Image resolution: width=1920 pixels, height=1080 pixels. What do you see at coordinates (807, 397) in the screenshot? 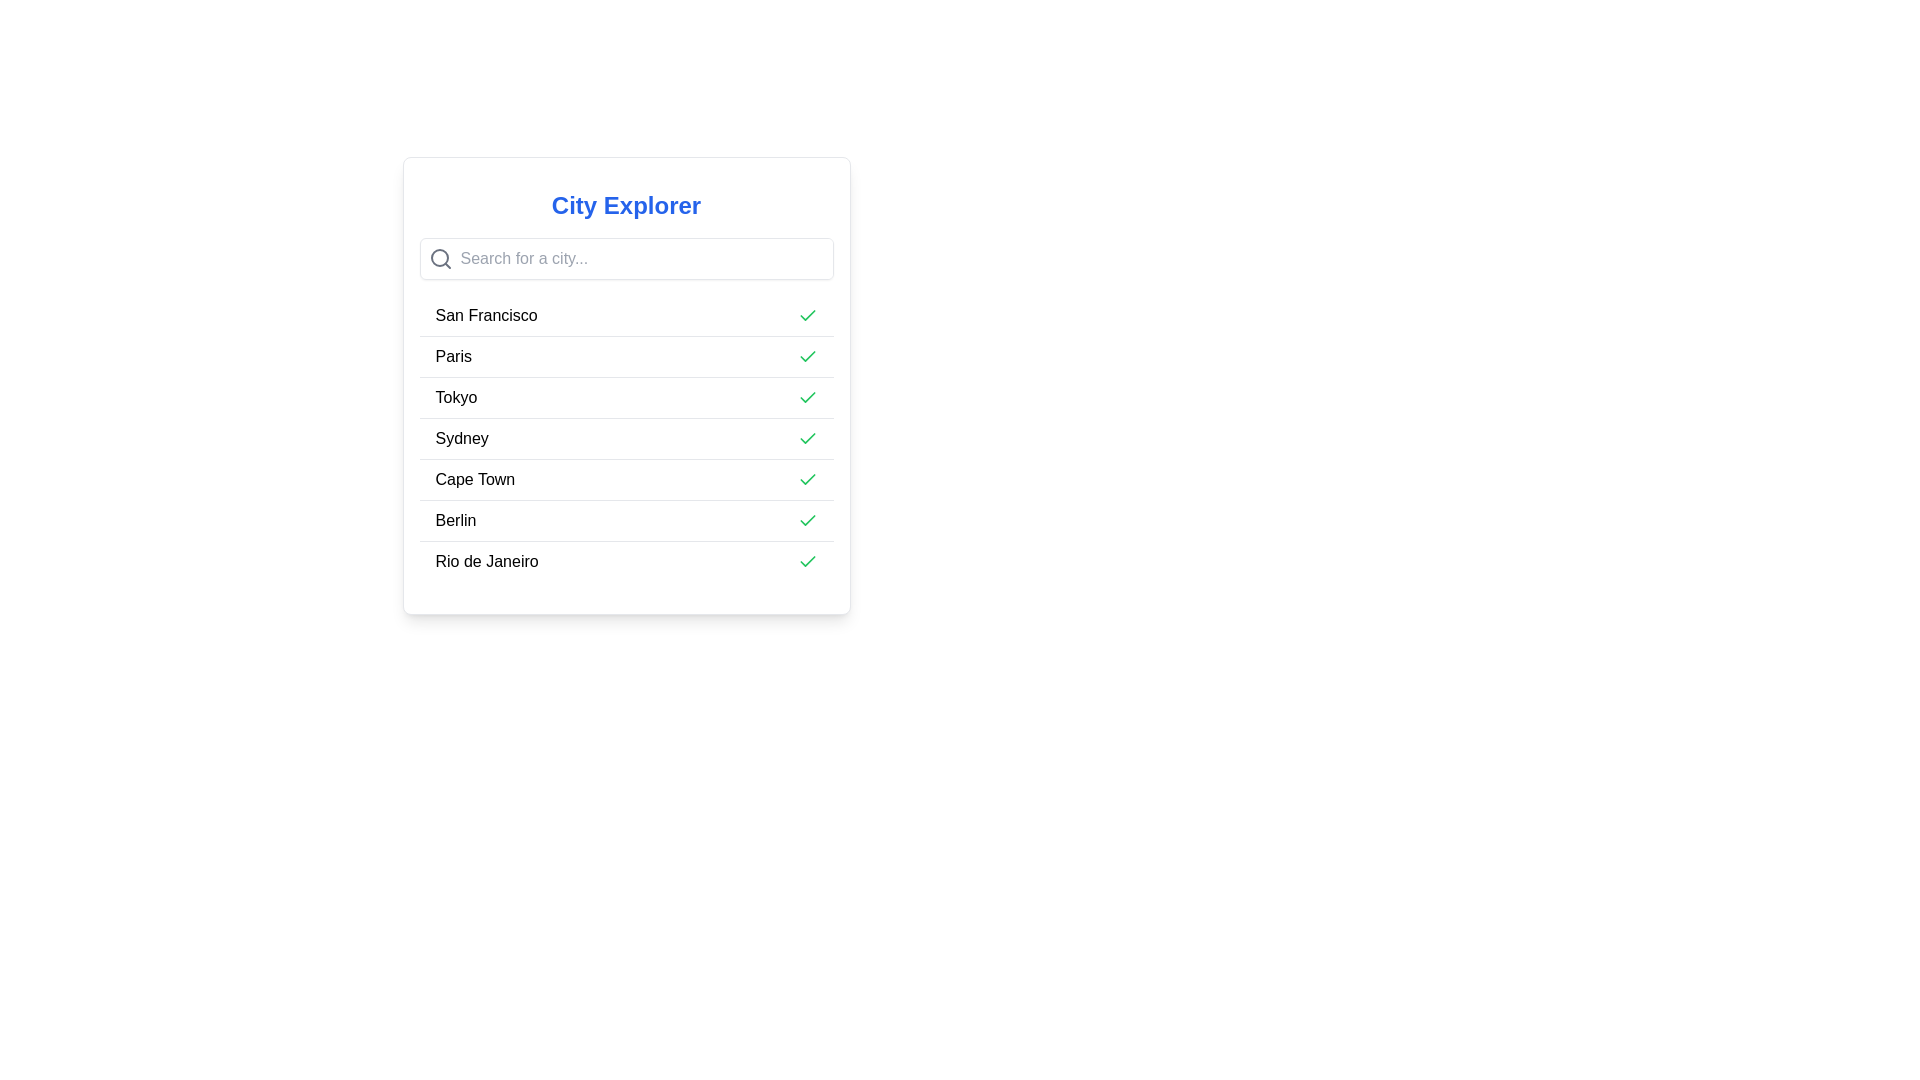
I see `the checkmark icon with a green outline located to the right of the 'Tokyo' text in the city names list` at bounding box center [807, 397].